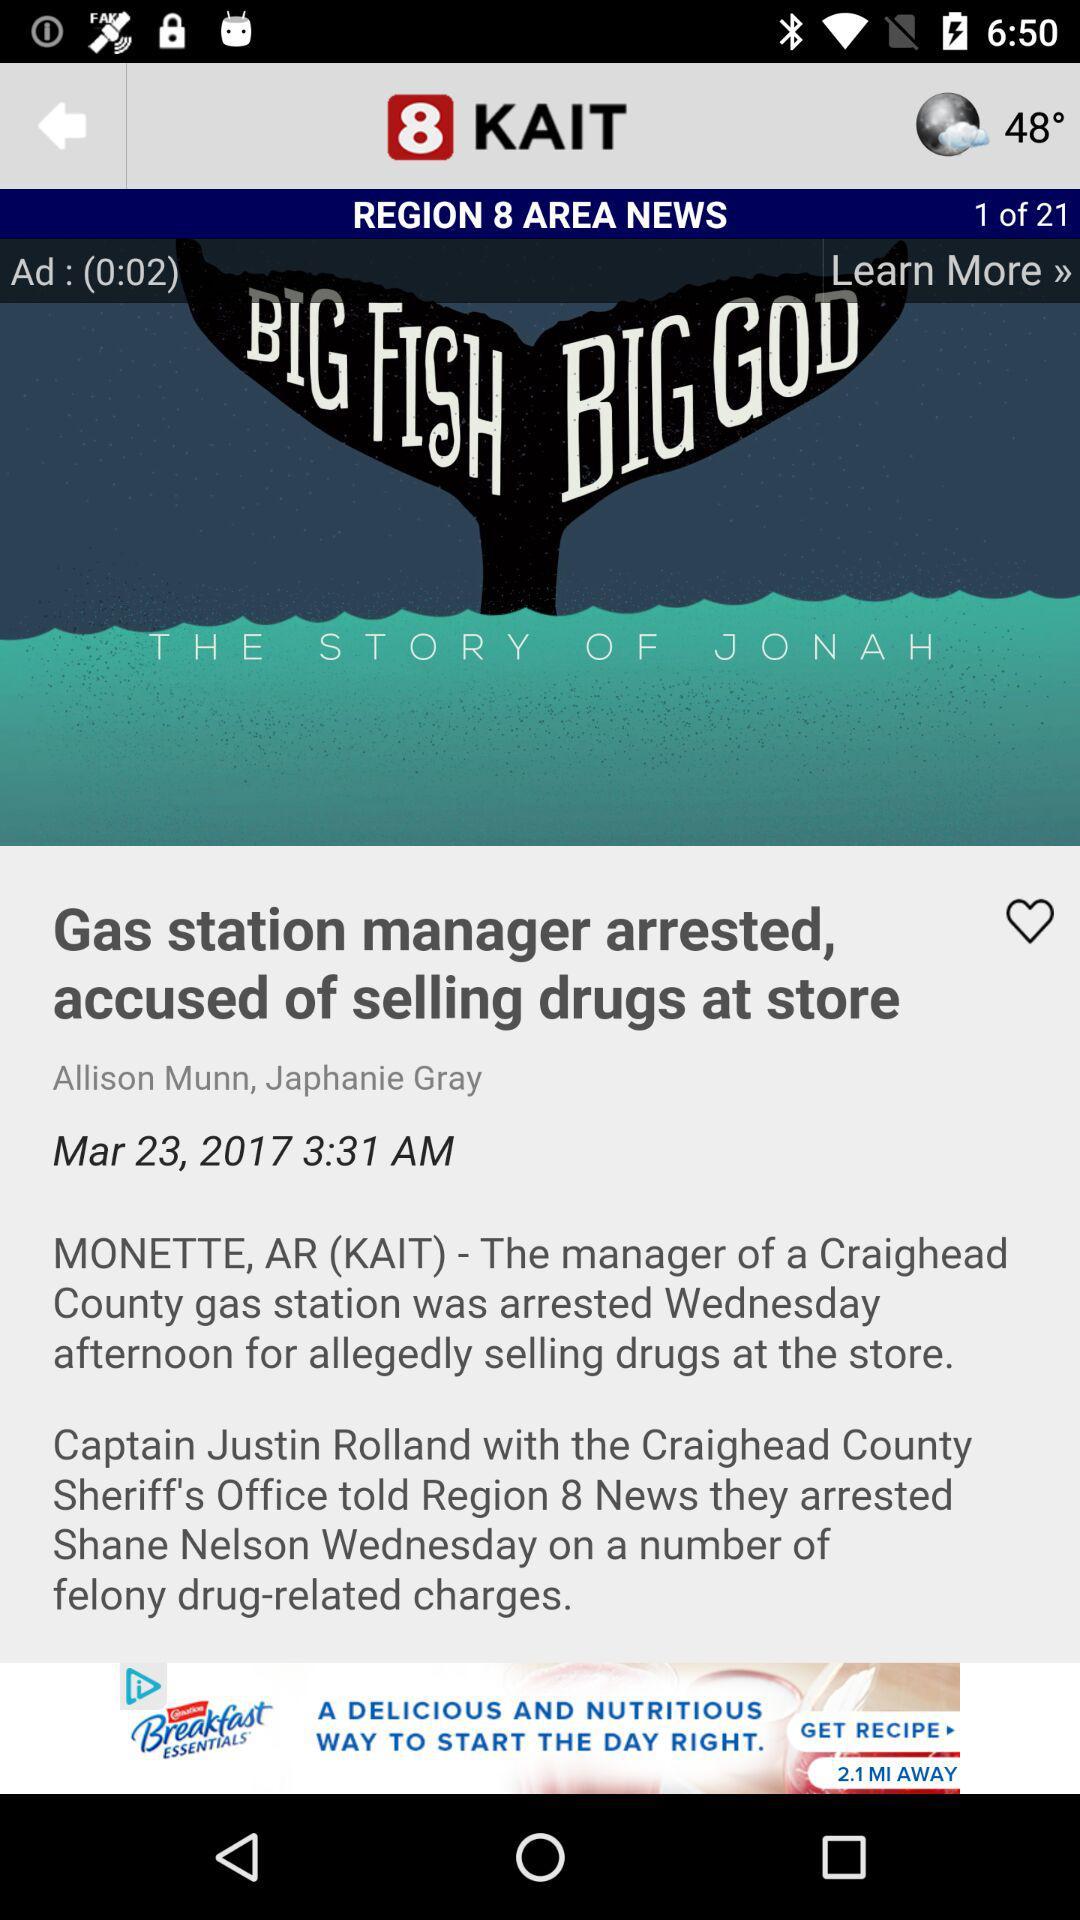  Describe the element at coordinates (61, 124) in the screenshot. I see `the arrow_backward icon` at that location.